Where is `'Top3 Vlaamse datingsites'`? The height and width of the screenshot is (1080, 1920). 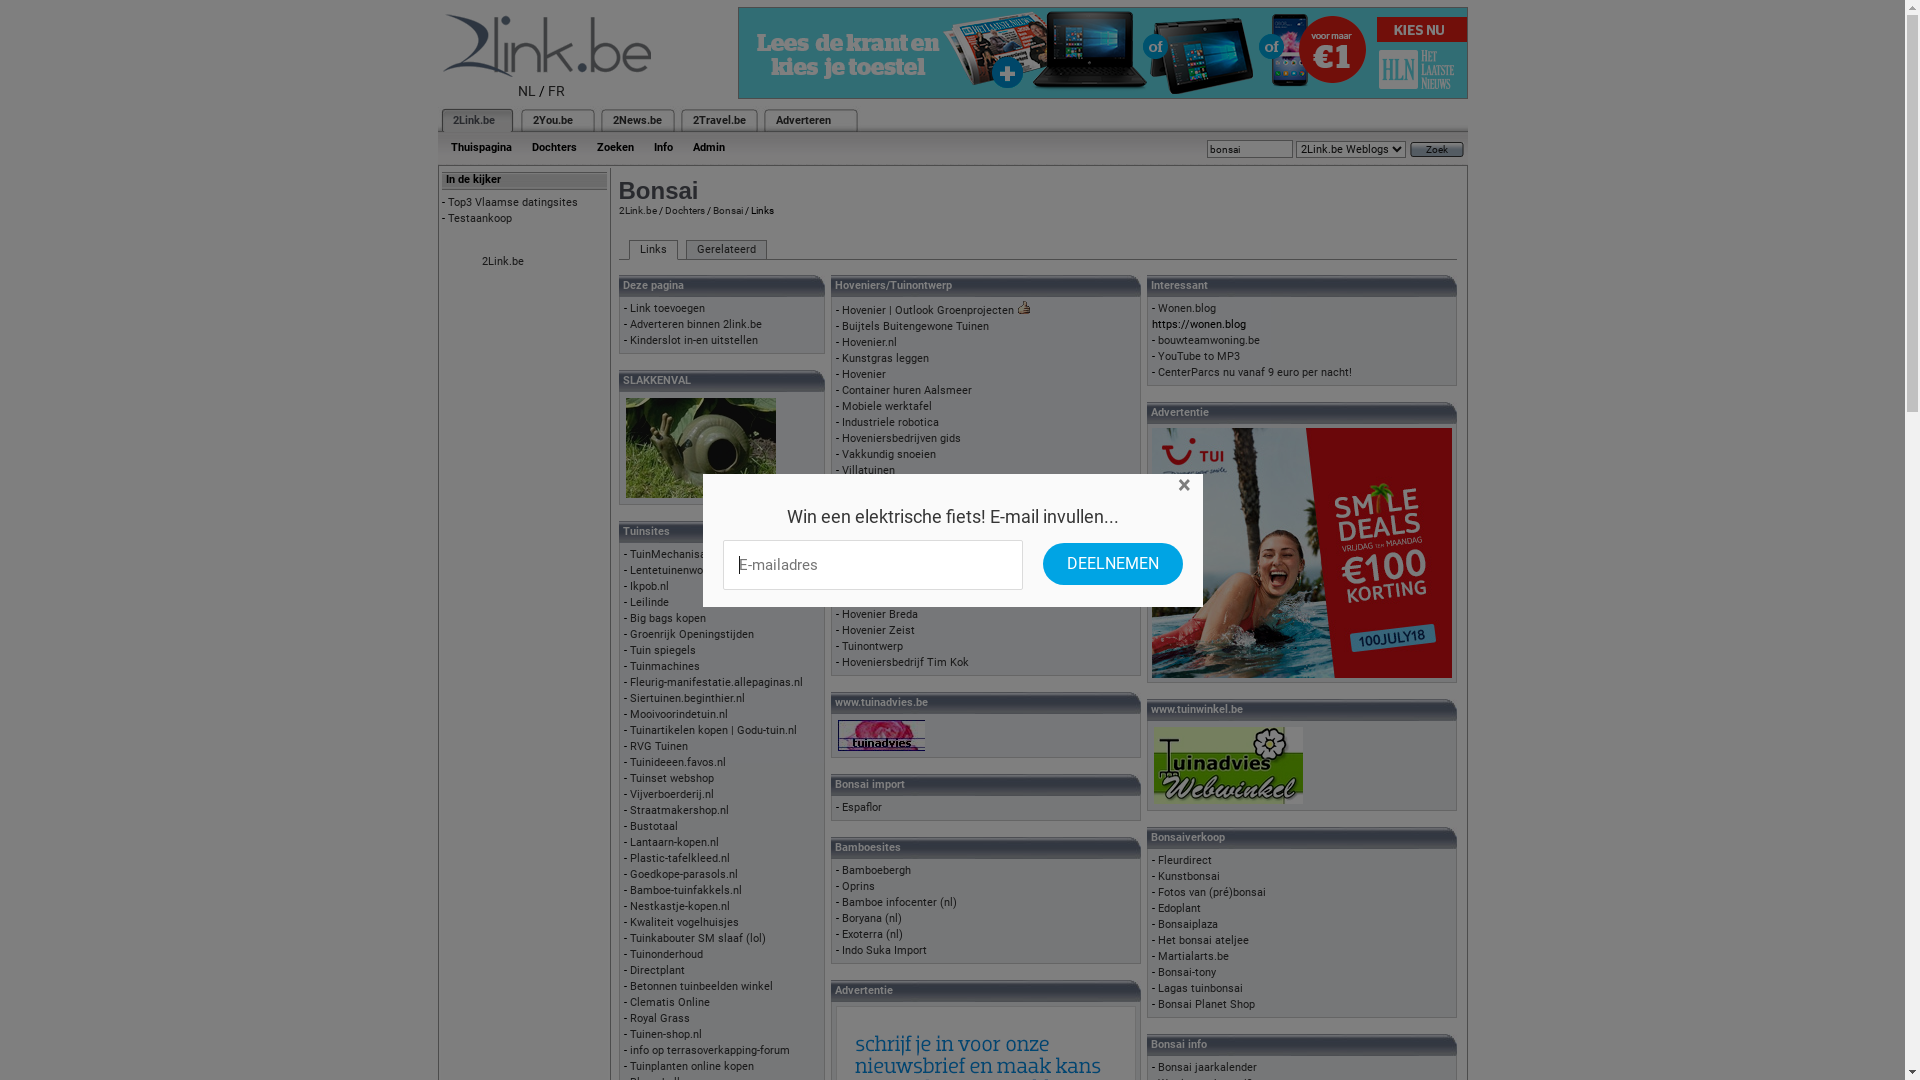 'Top3 Vlaamse datingsites' is located at coordinates (513, 202).